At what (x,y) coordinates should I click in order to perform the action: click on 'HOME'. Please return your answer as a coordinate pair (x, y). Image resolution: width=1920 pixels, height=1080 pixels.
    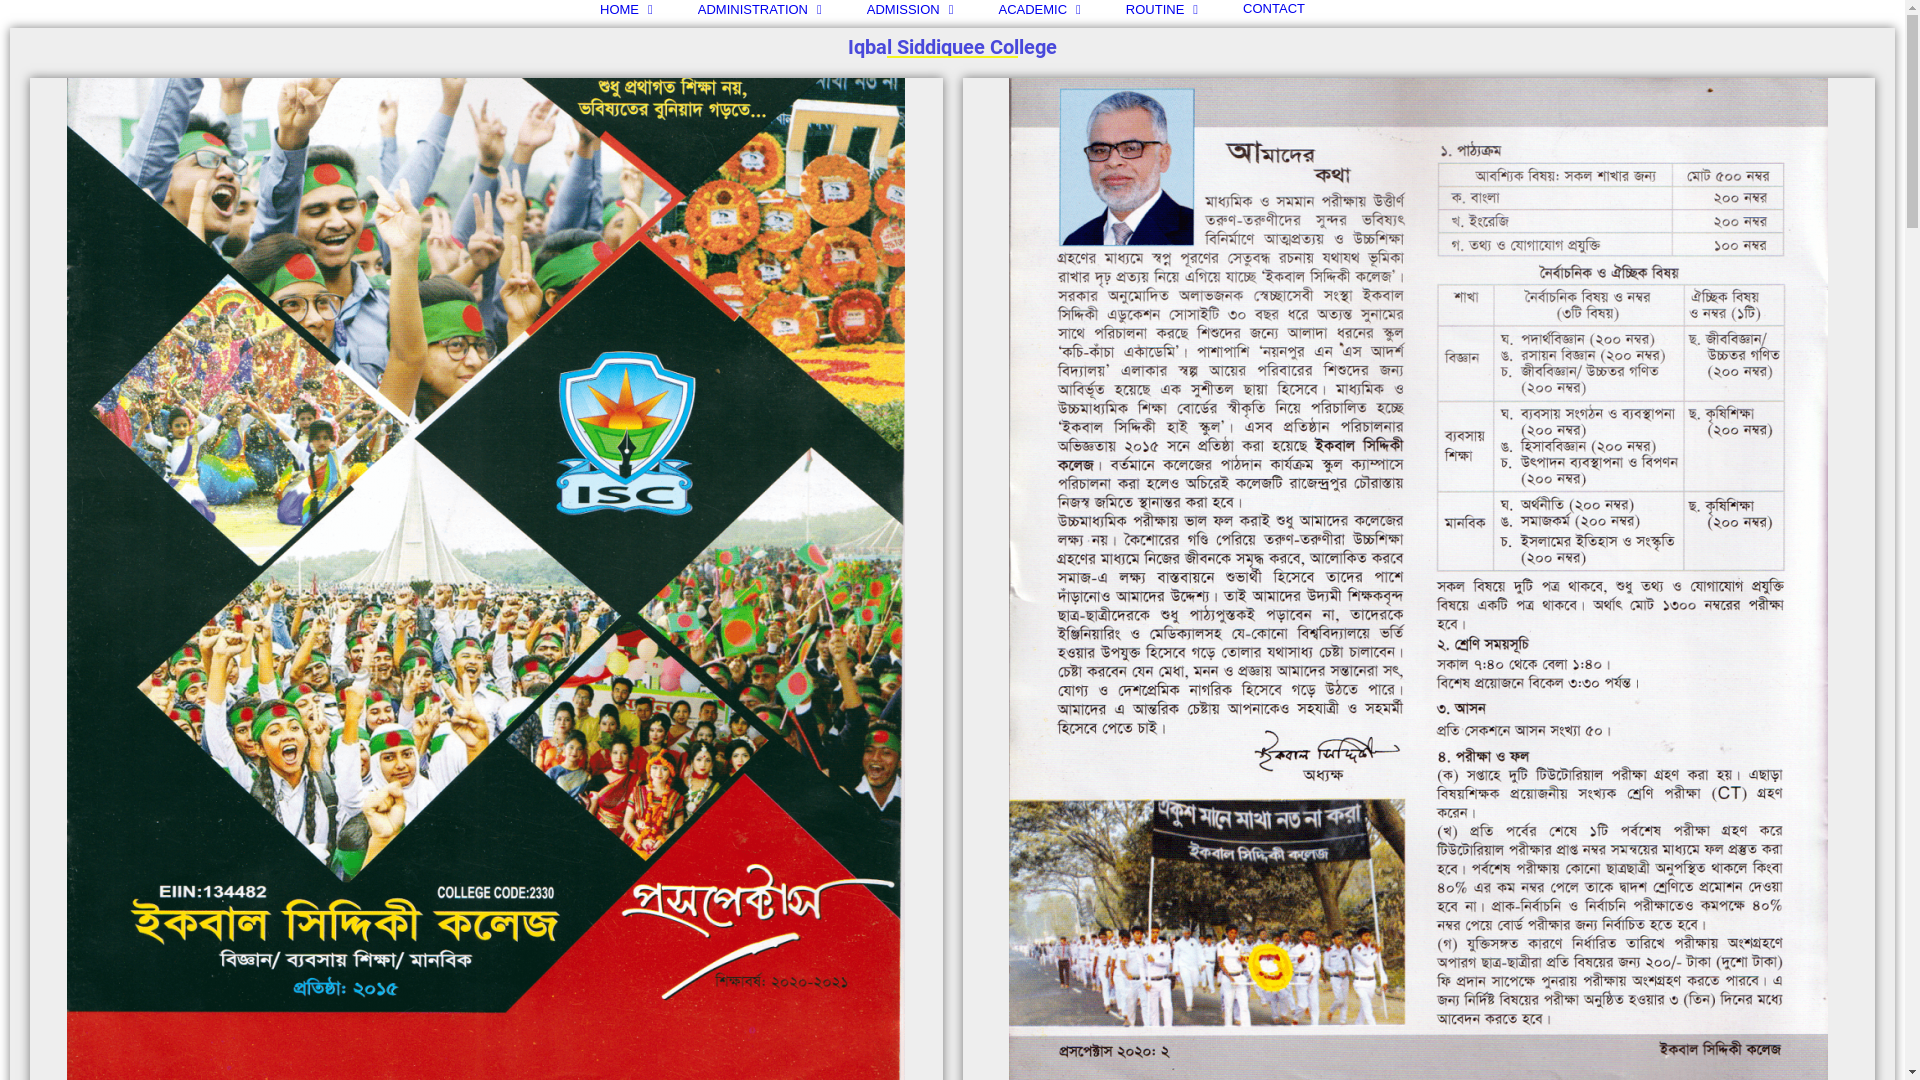
    Looking at the image, I should click on (625, 8).